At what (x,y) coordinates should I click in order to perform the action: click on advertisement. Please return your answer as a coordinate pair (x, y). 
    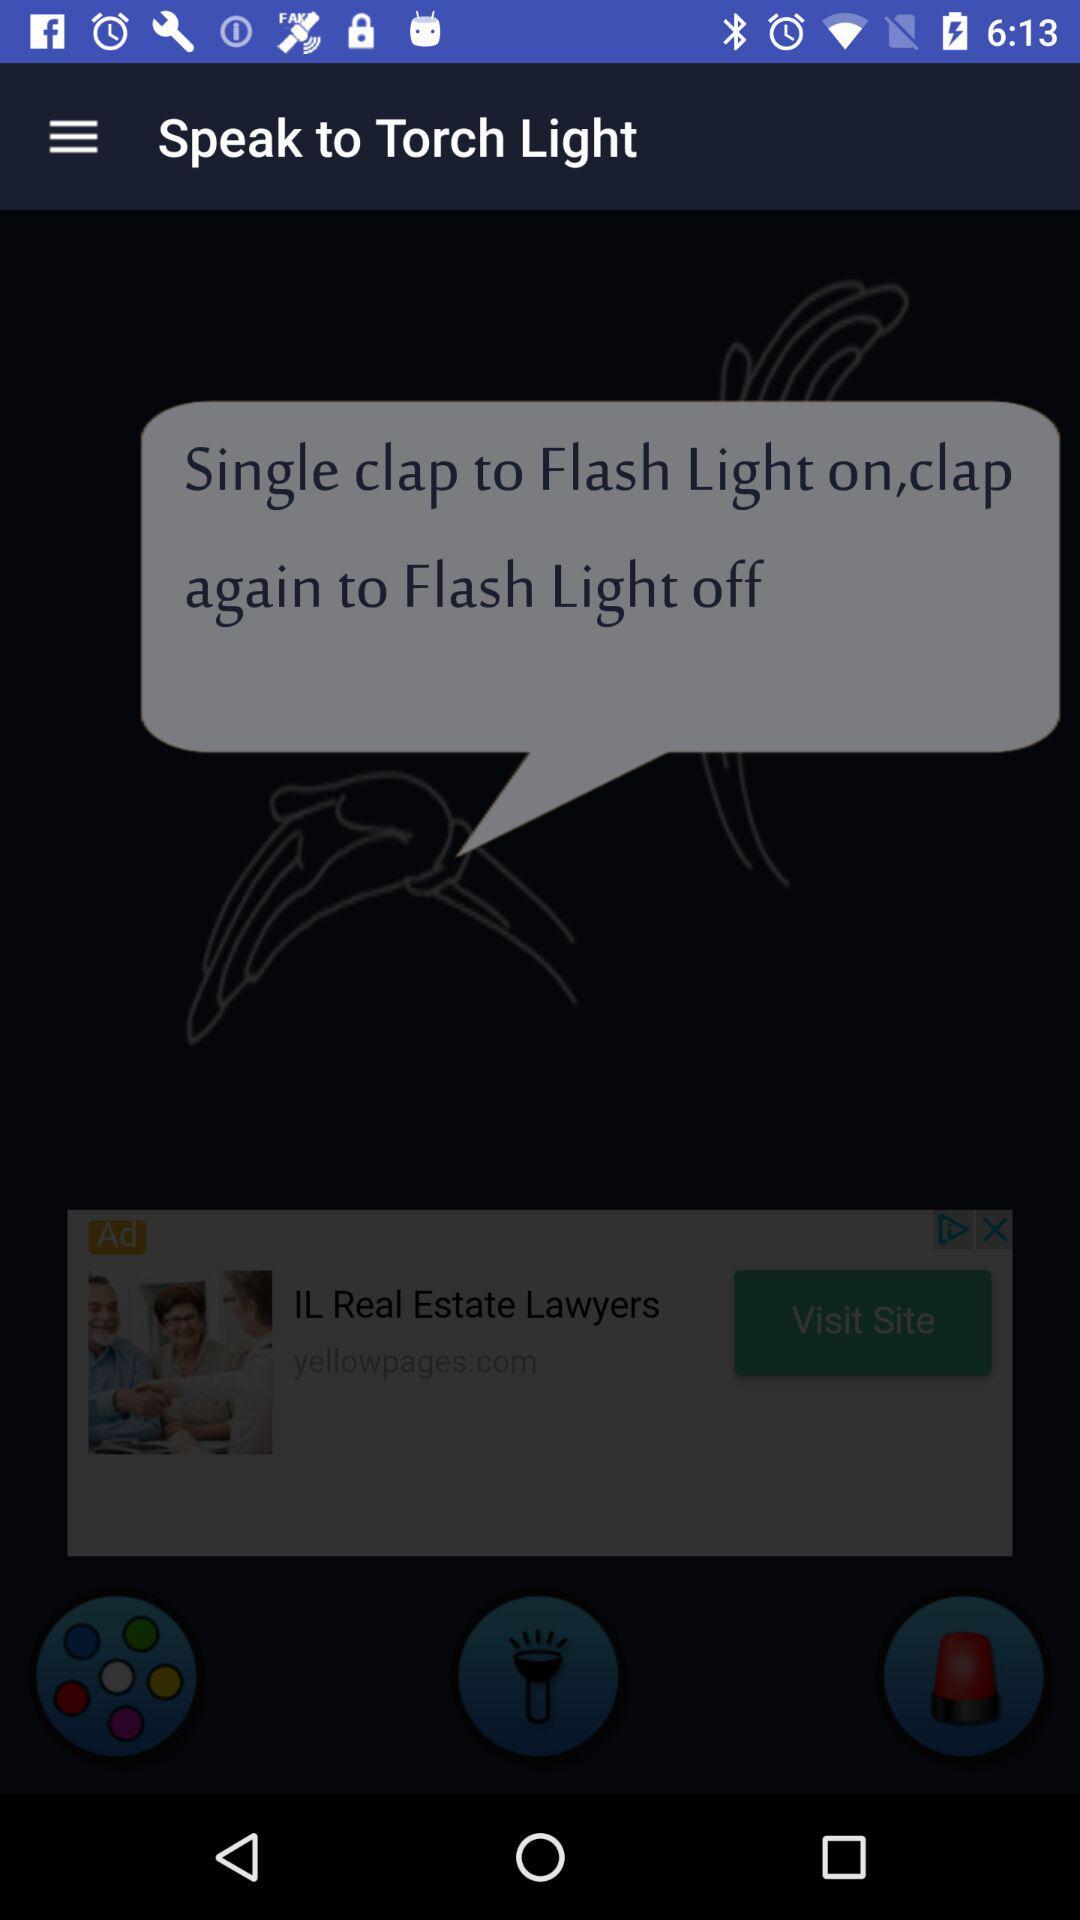
    Looking at the image, I should click on (540, 1381).